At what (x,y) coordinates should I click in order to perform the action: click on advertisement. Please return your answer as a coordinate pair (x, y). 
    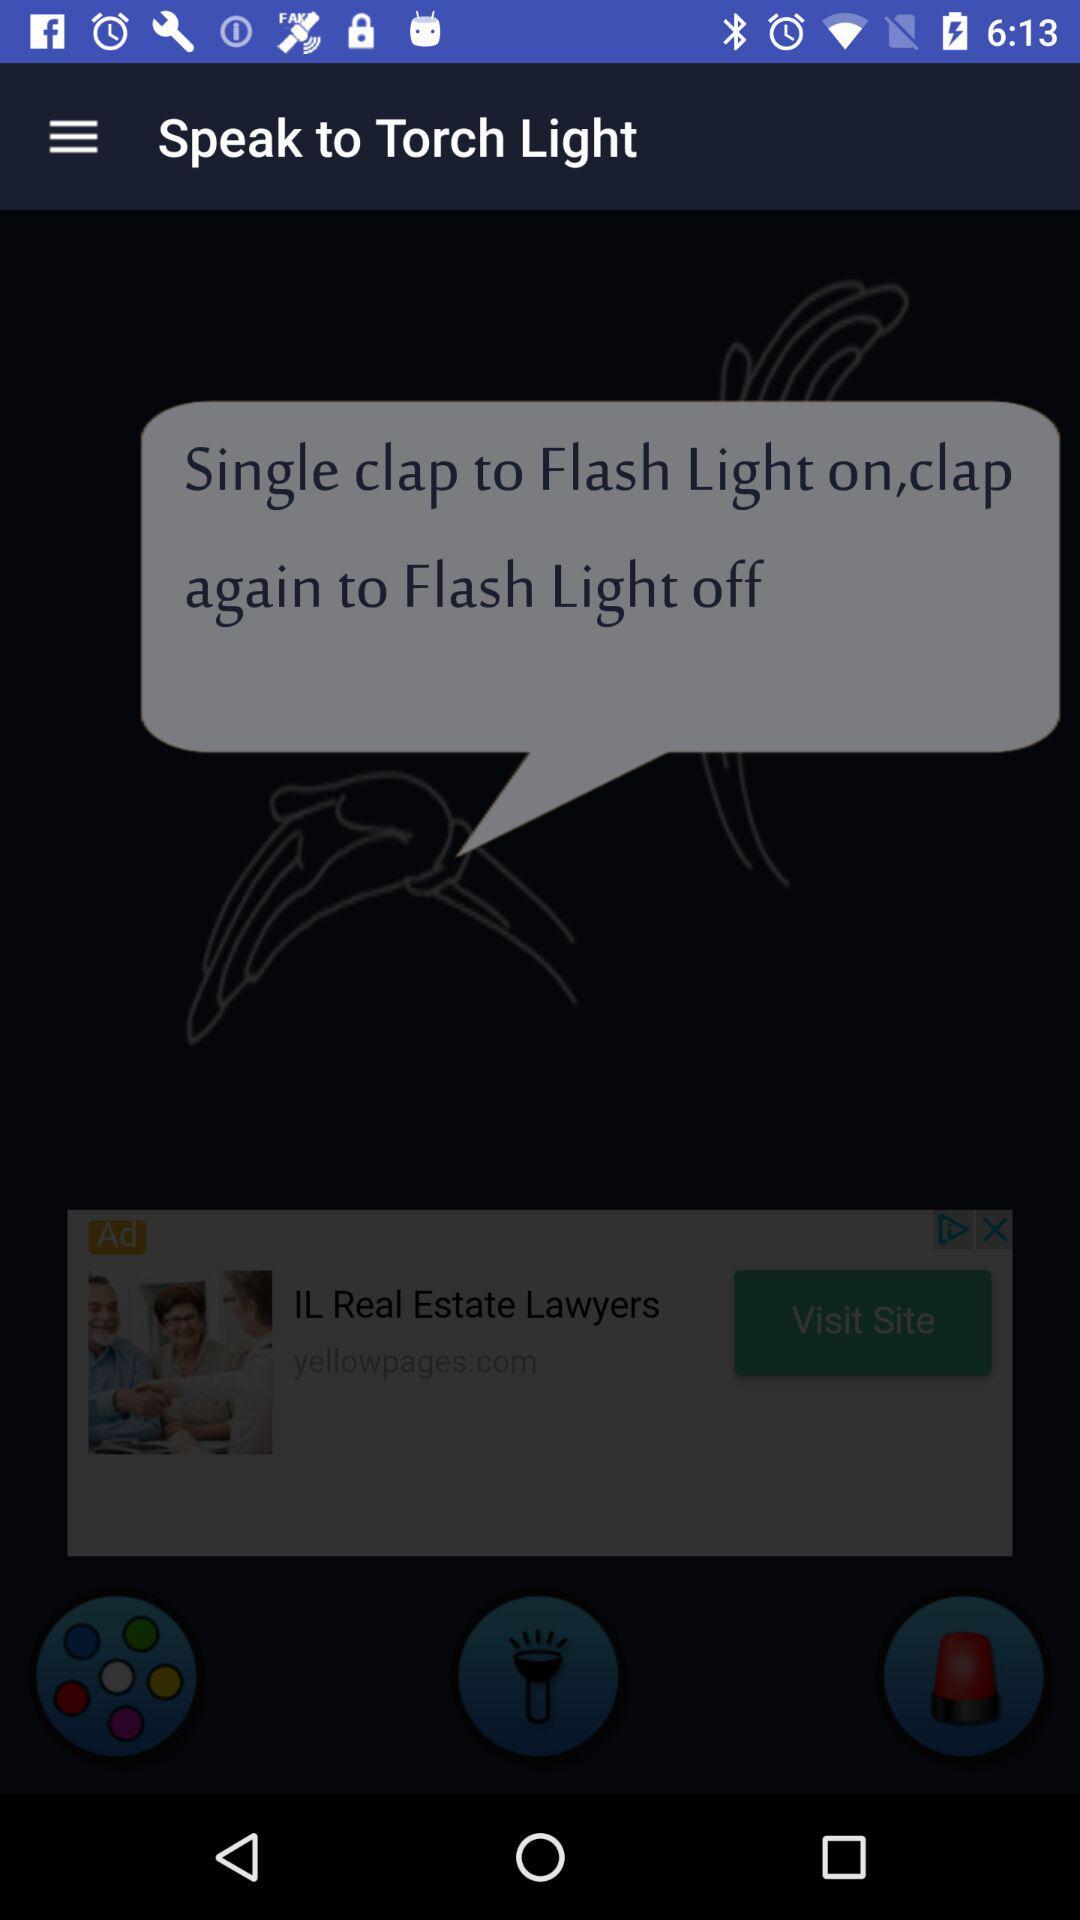
    Looking at the image, I should click on (540, 1381).